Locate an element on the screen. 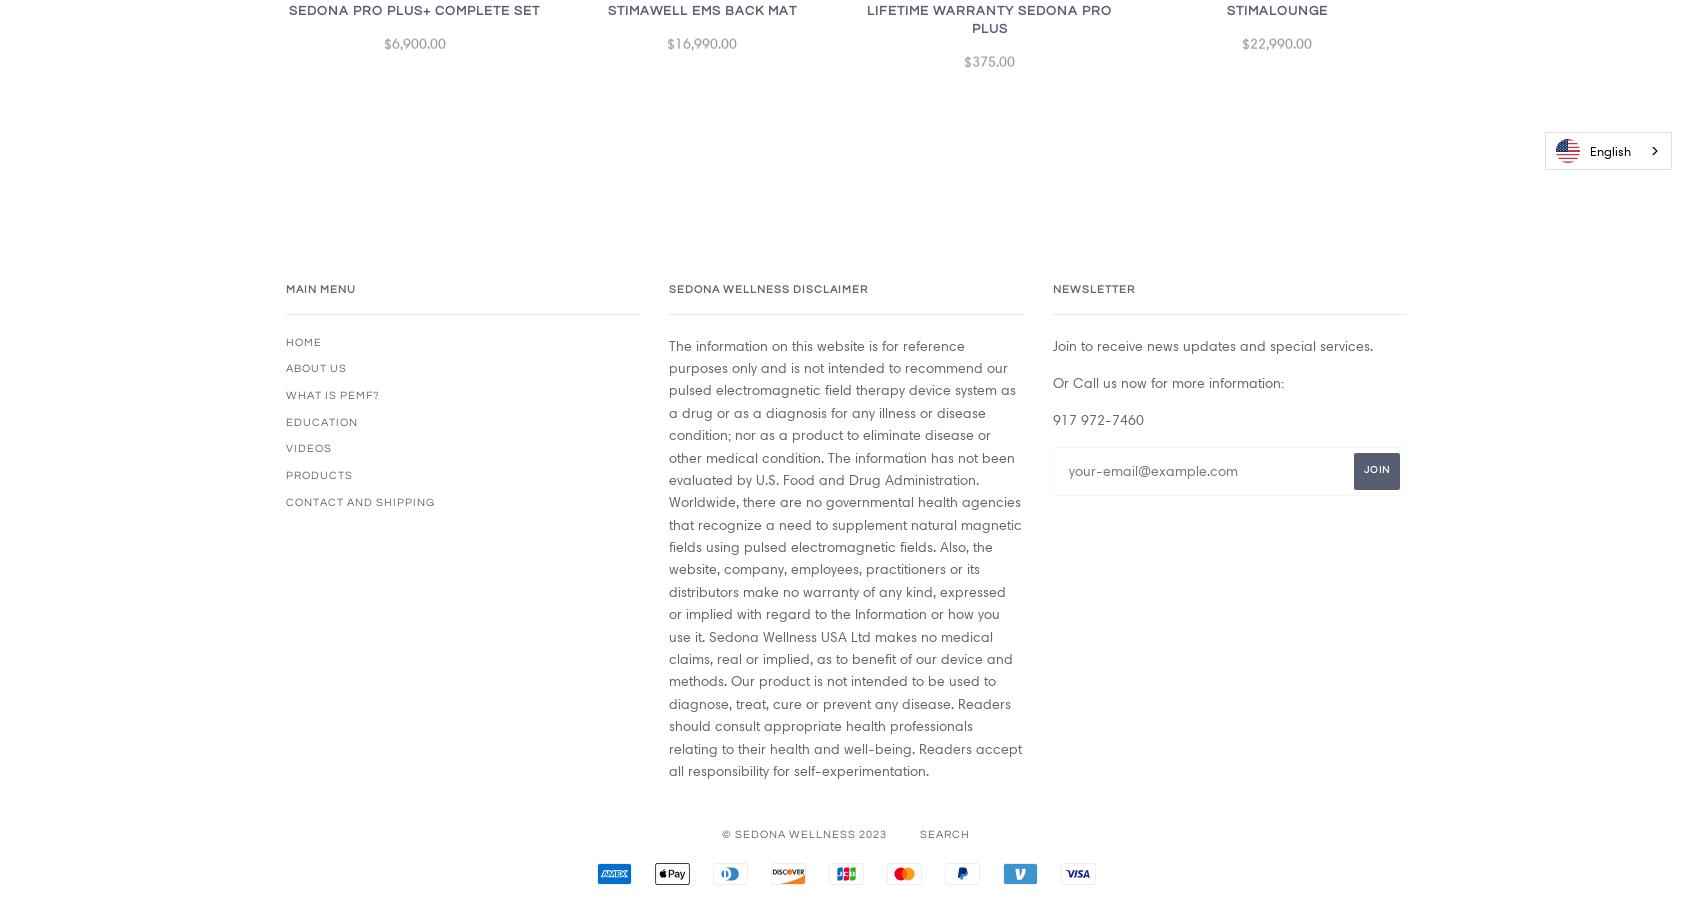  'Videos' is located at coordinates (307, 448).